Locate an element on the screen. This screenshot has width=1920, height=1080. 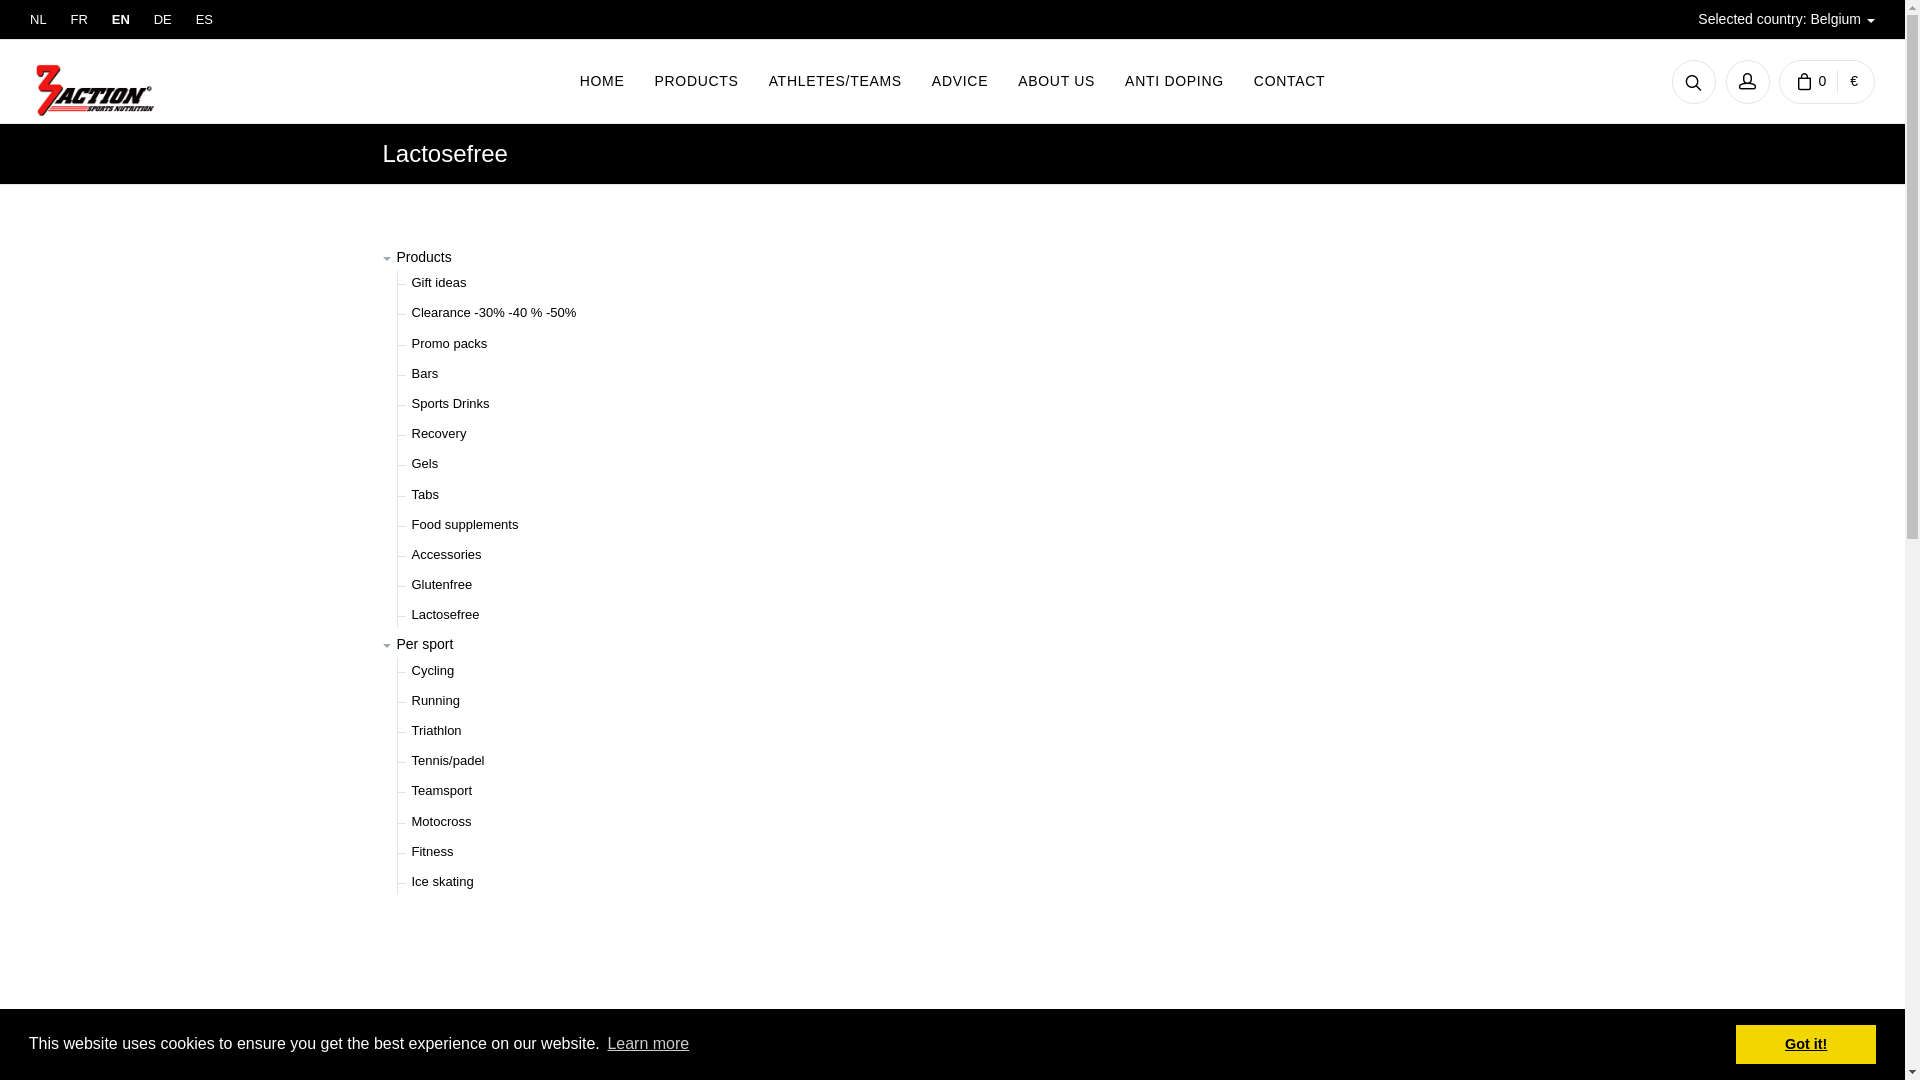
'ABOUT US' is located at coordinates (1055, 80).